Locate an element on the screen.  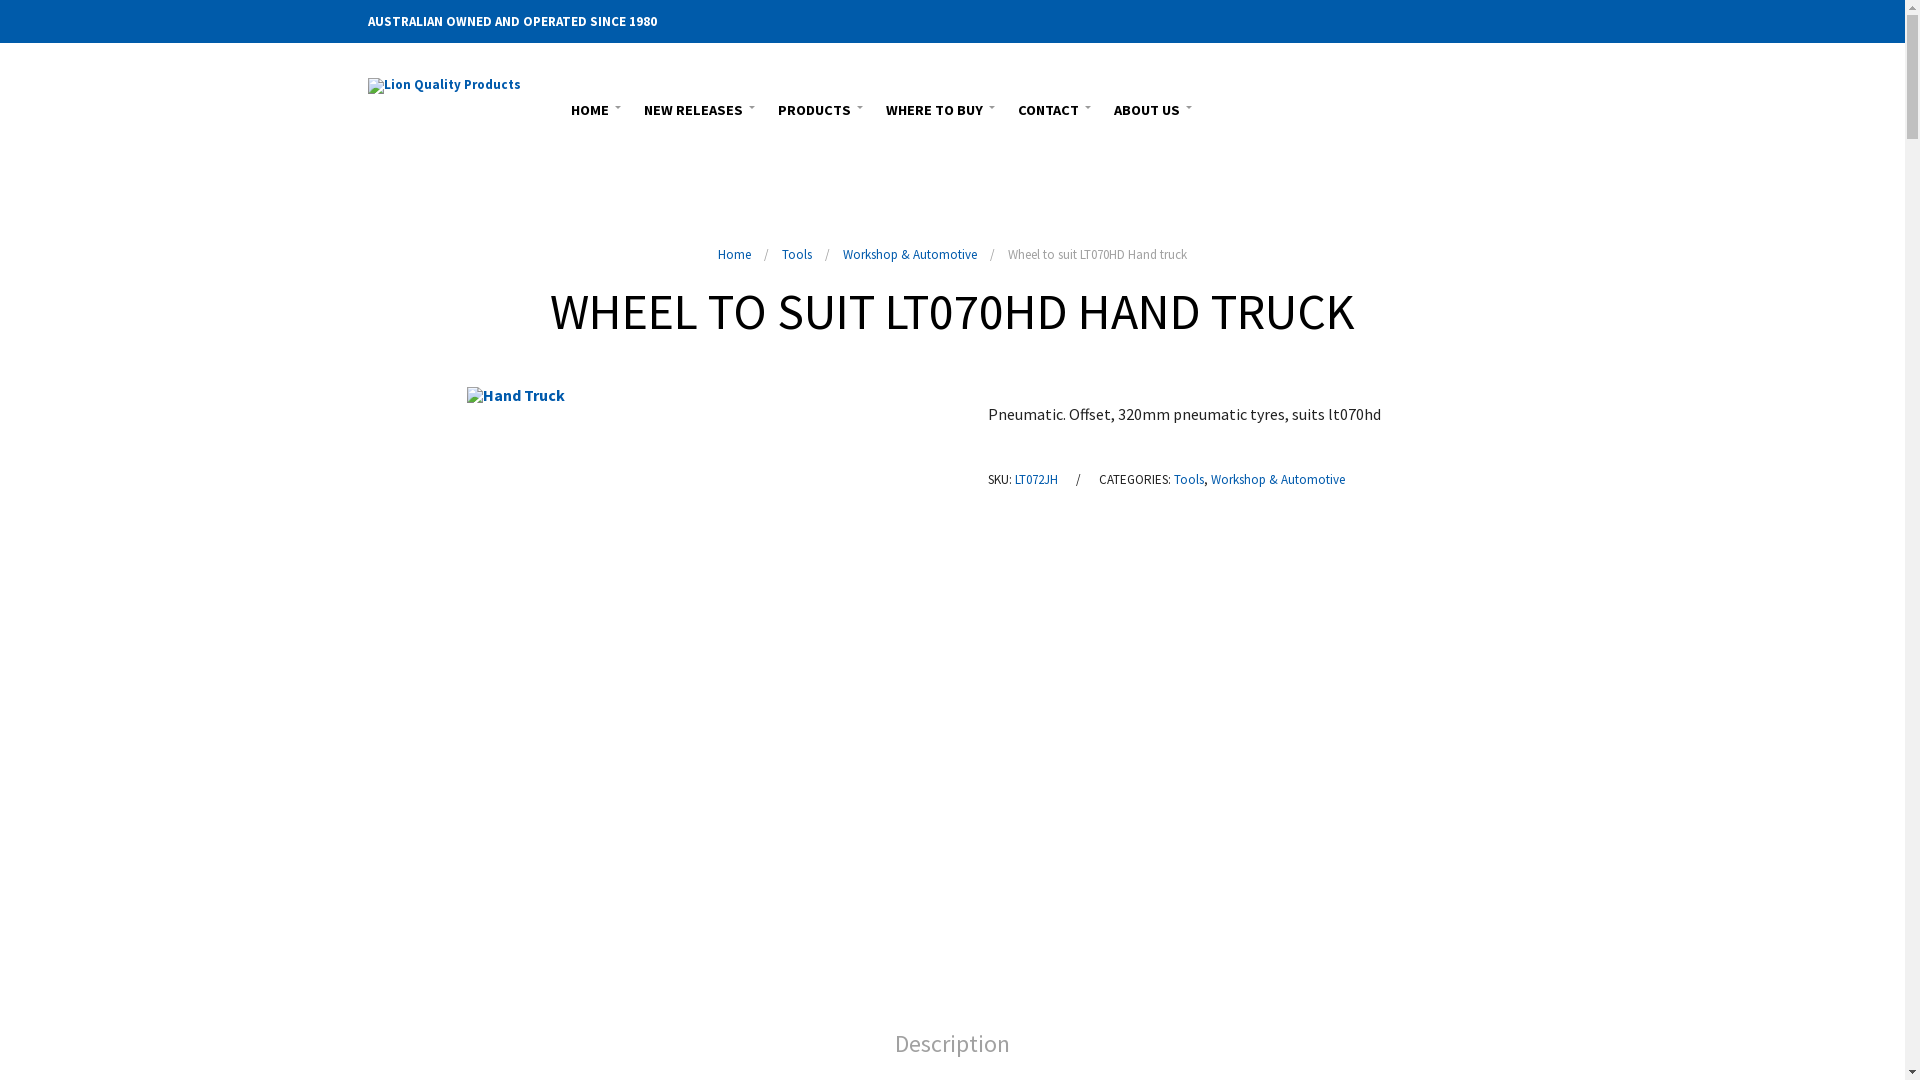
'Tools' is located at coordinates (795, 253).